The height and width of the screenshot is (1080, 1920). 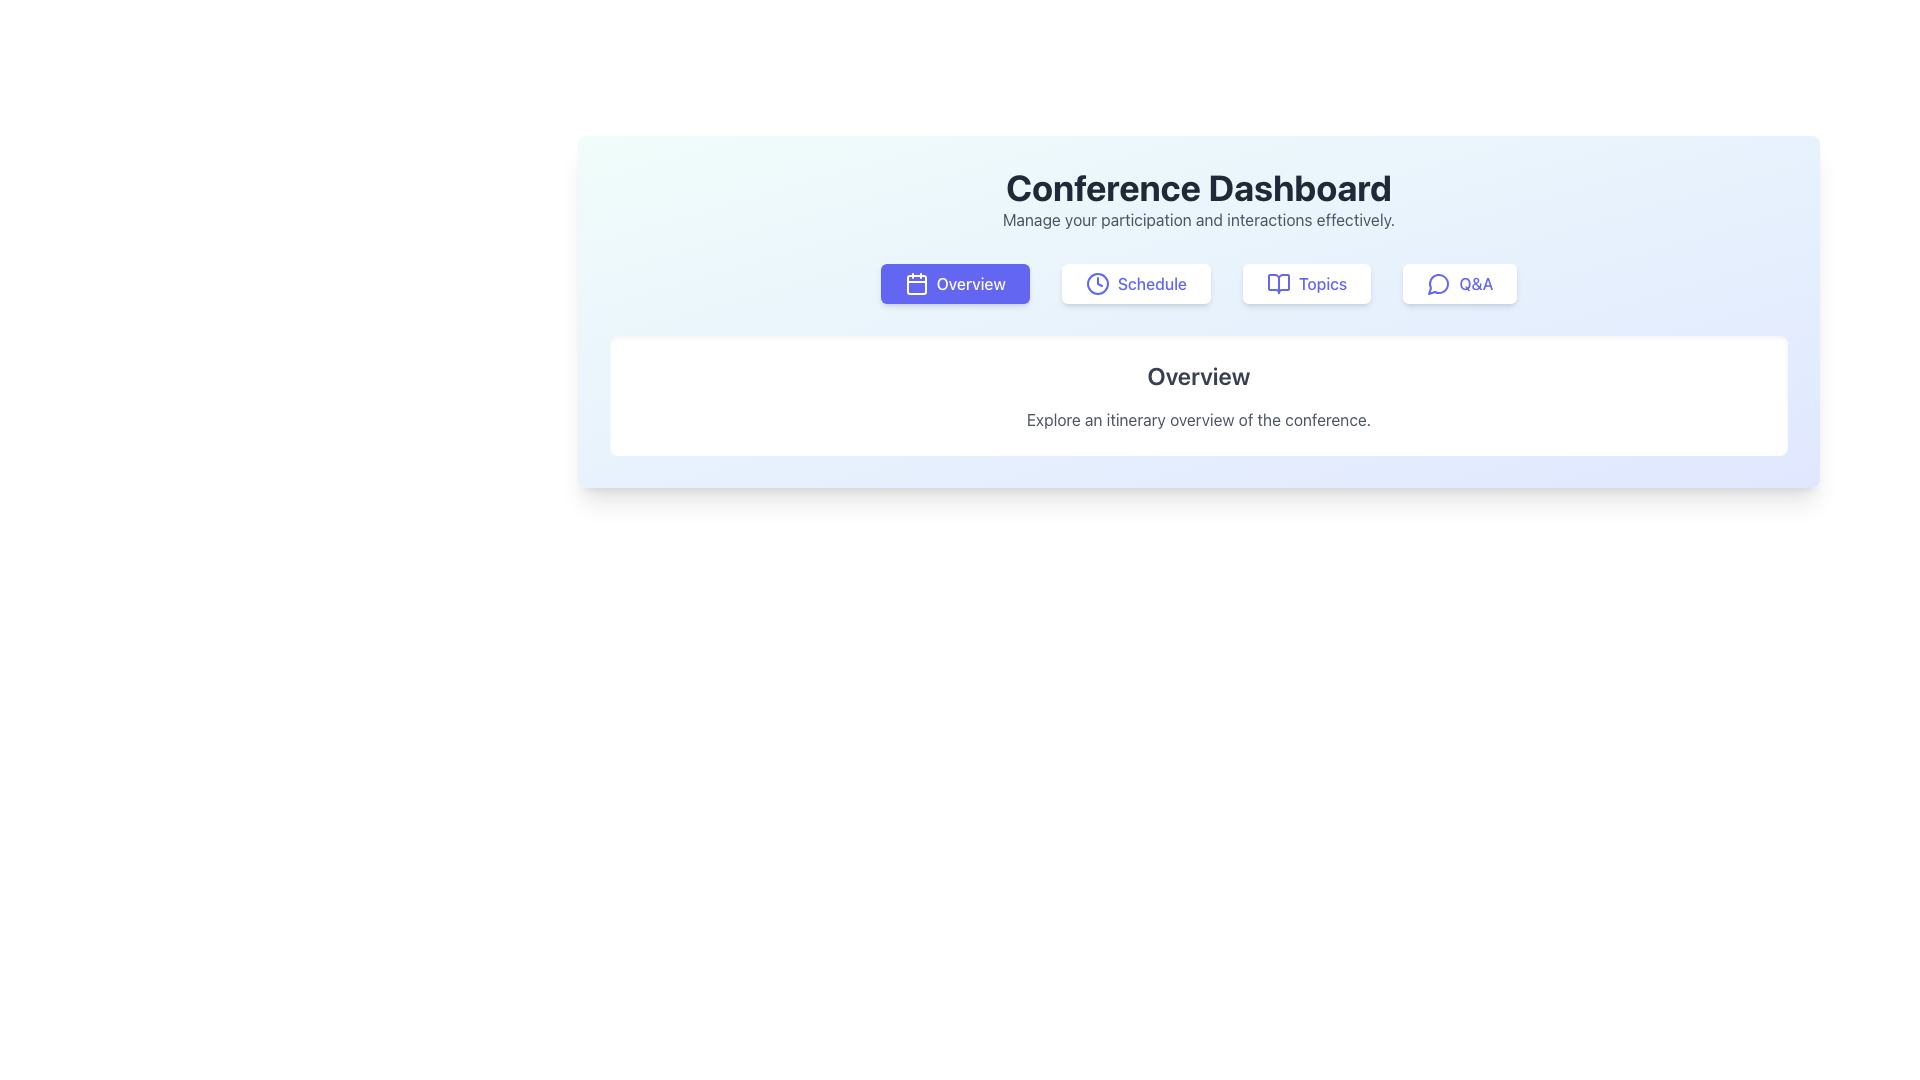 I want to click on the circular speech bubble icon, outlined in blue, located to the left of the 'Q&A' text within the button, so click(x=1438, y=284).